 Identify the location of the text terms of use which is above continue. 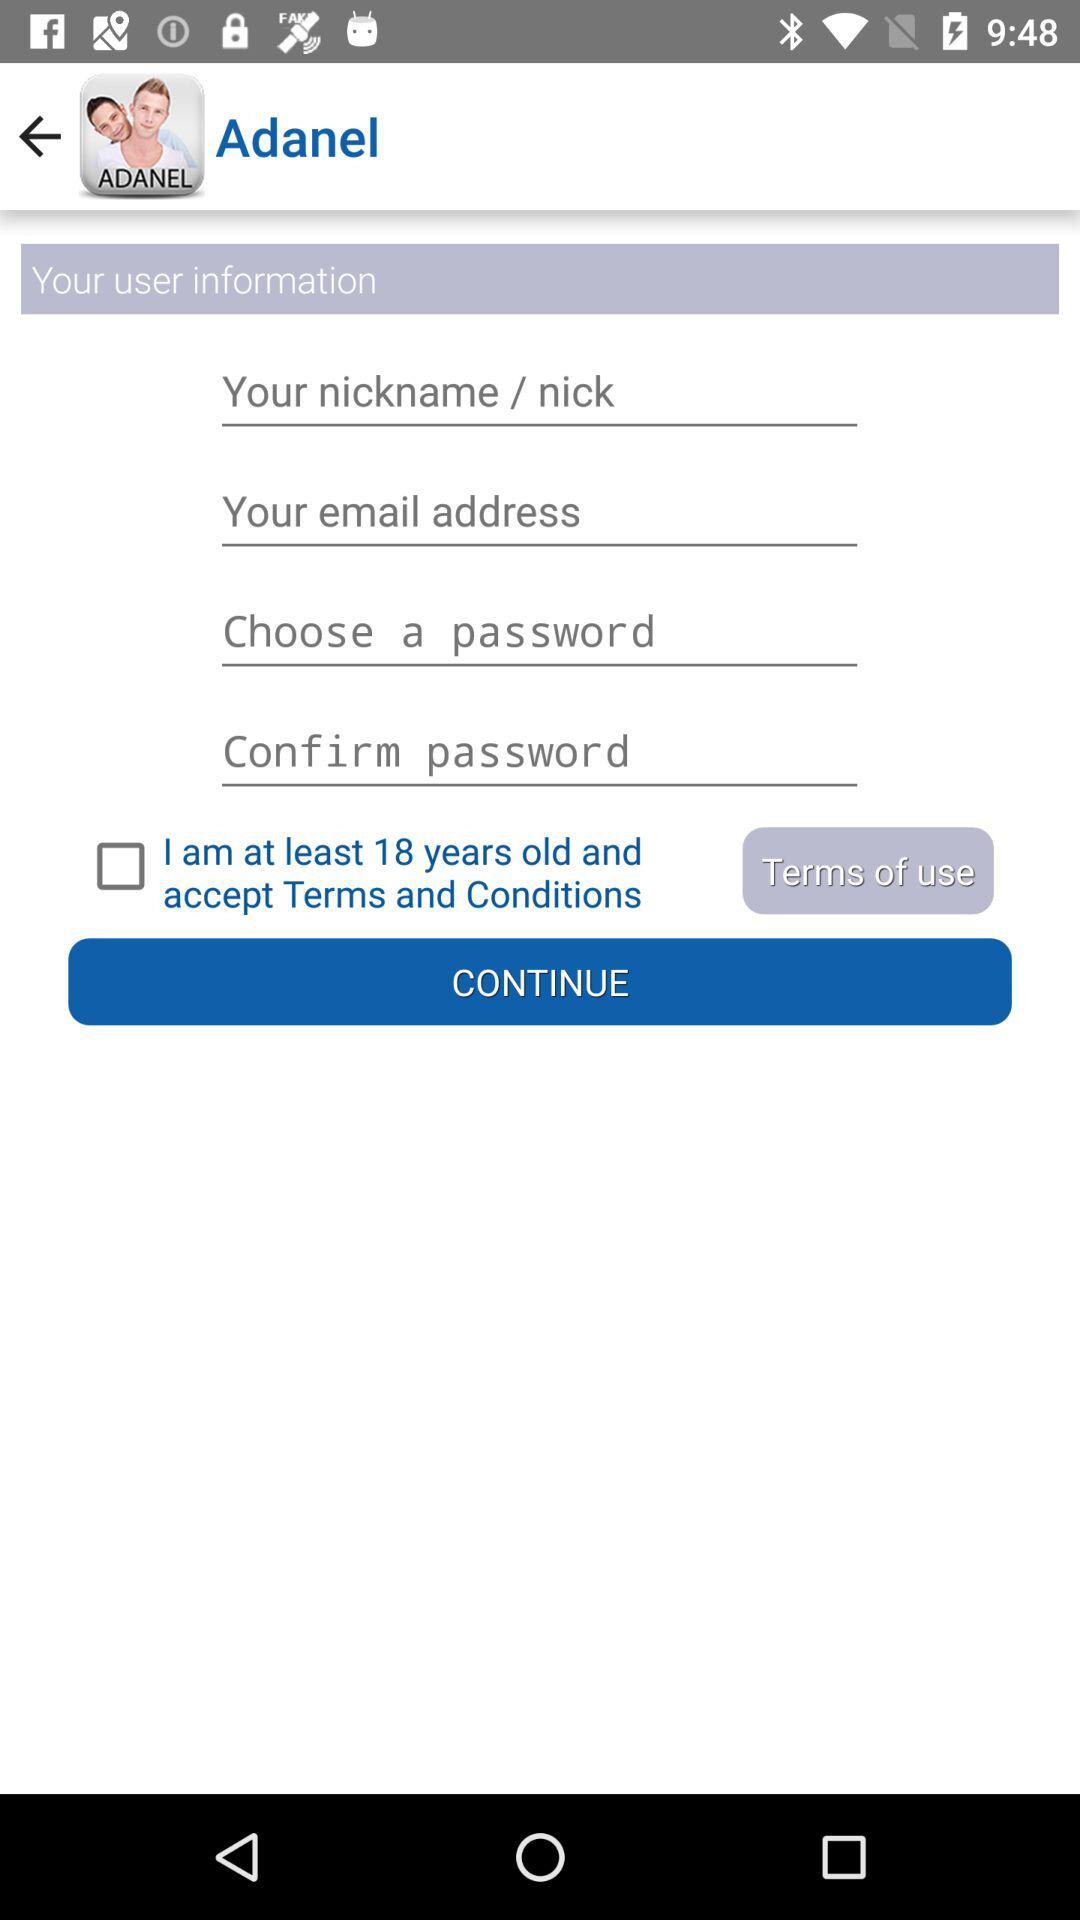
(866, 870).